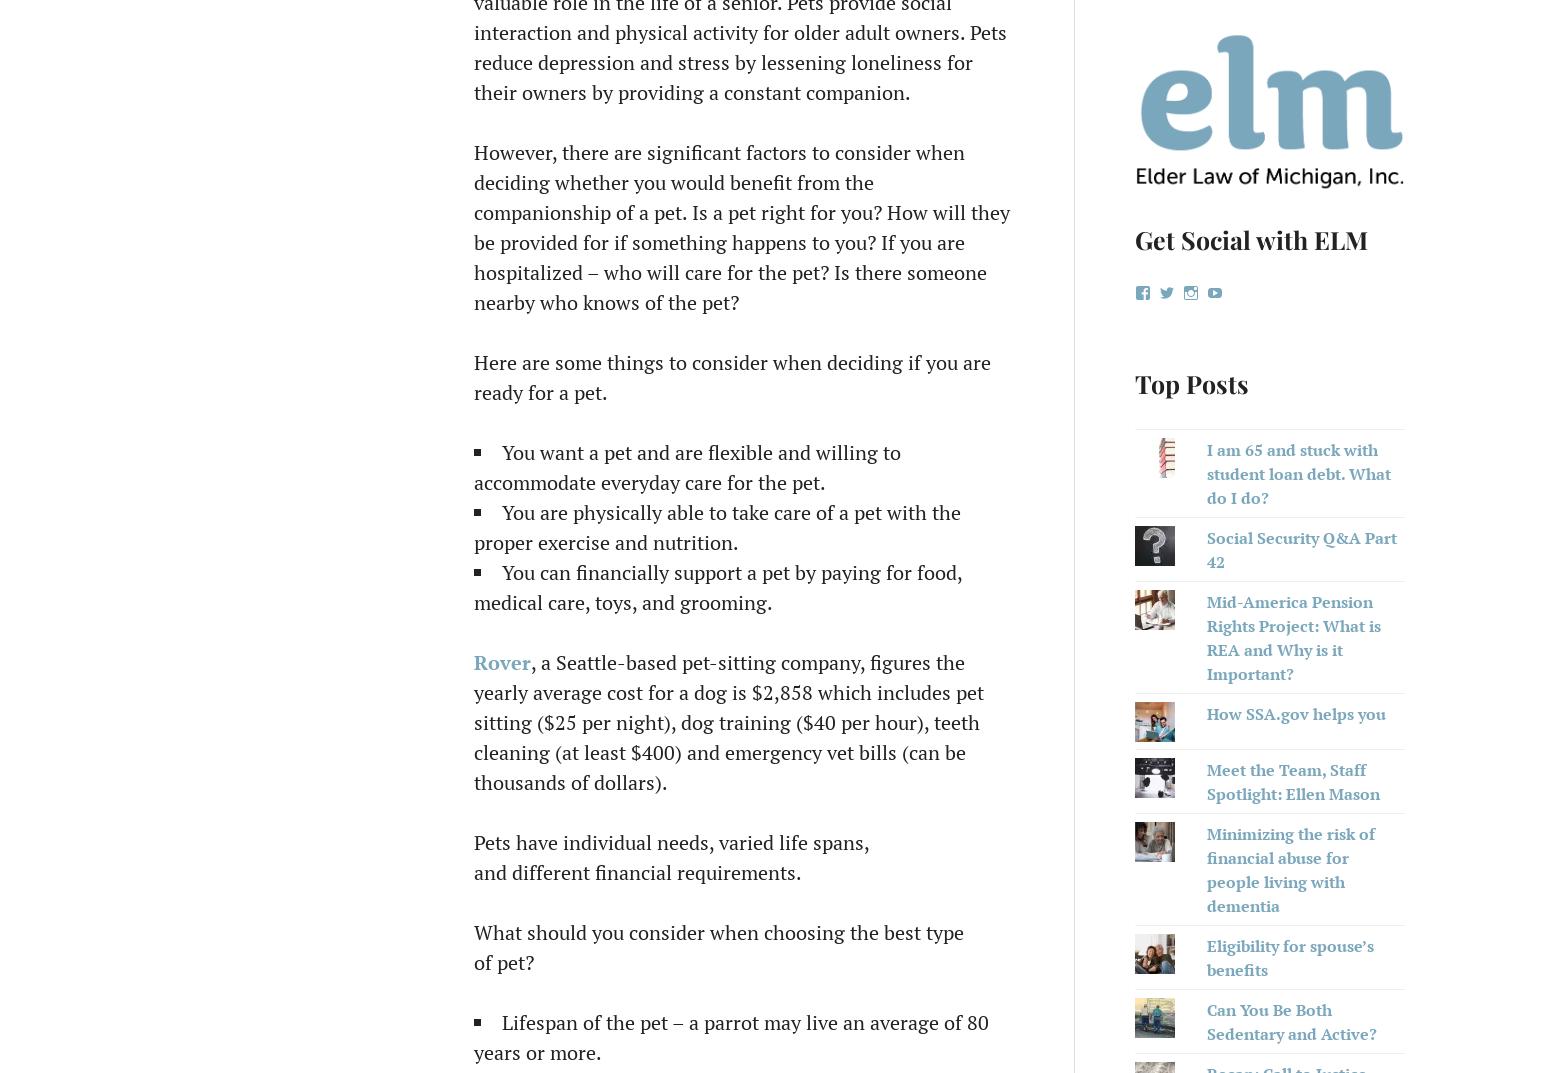 This screenshot has height=1073, width=1550. What do you see at coordinates (1206, 781) in the screenshot?
I see `'Meet the Team, Staff Spotlight: Ellen Mason'` at bounding box center [1206, 781].